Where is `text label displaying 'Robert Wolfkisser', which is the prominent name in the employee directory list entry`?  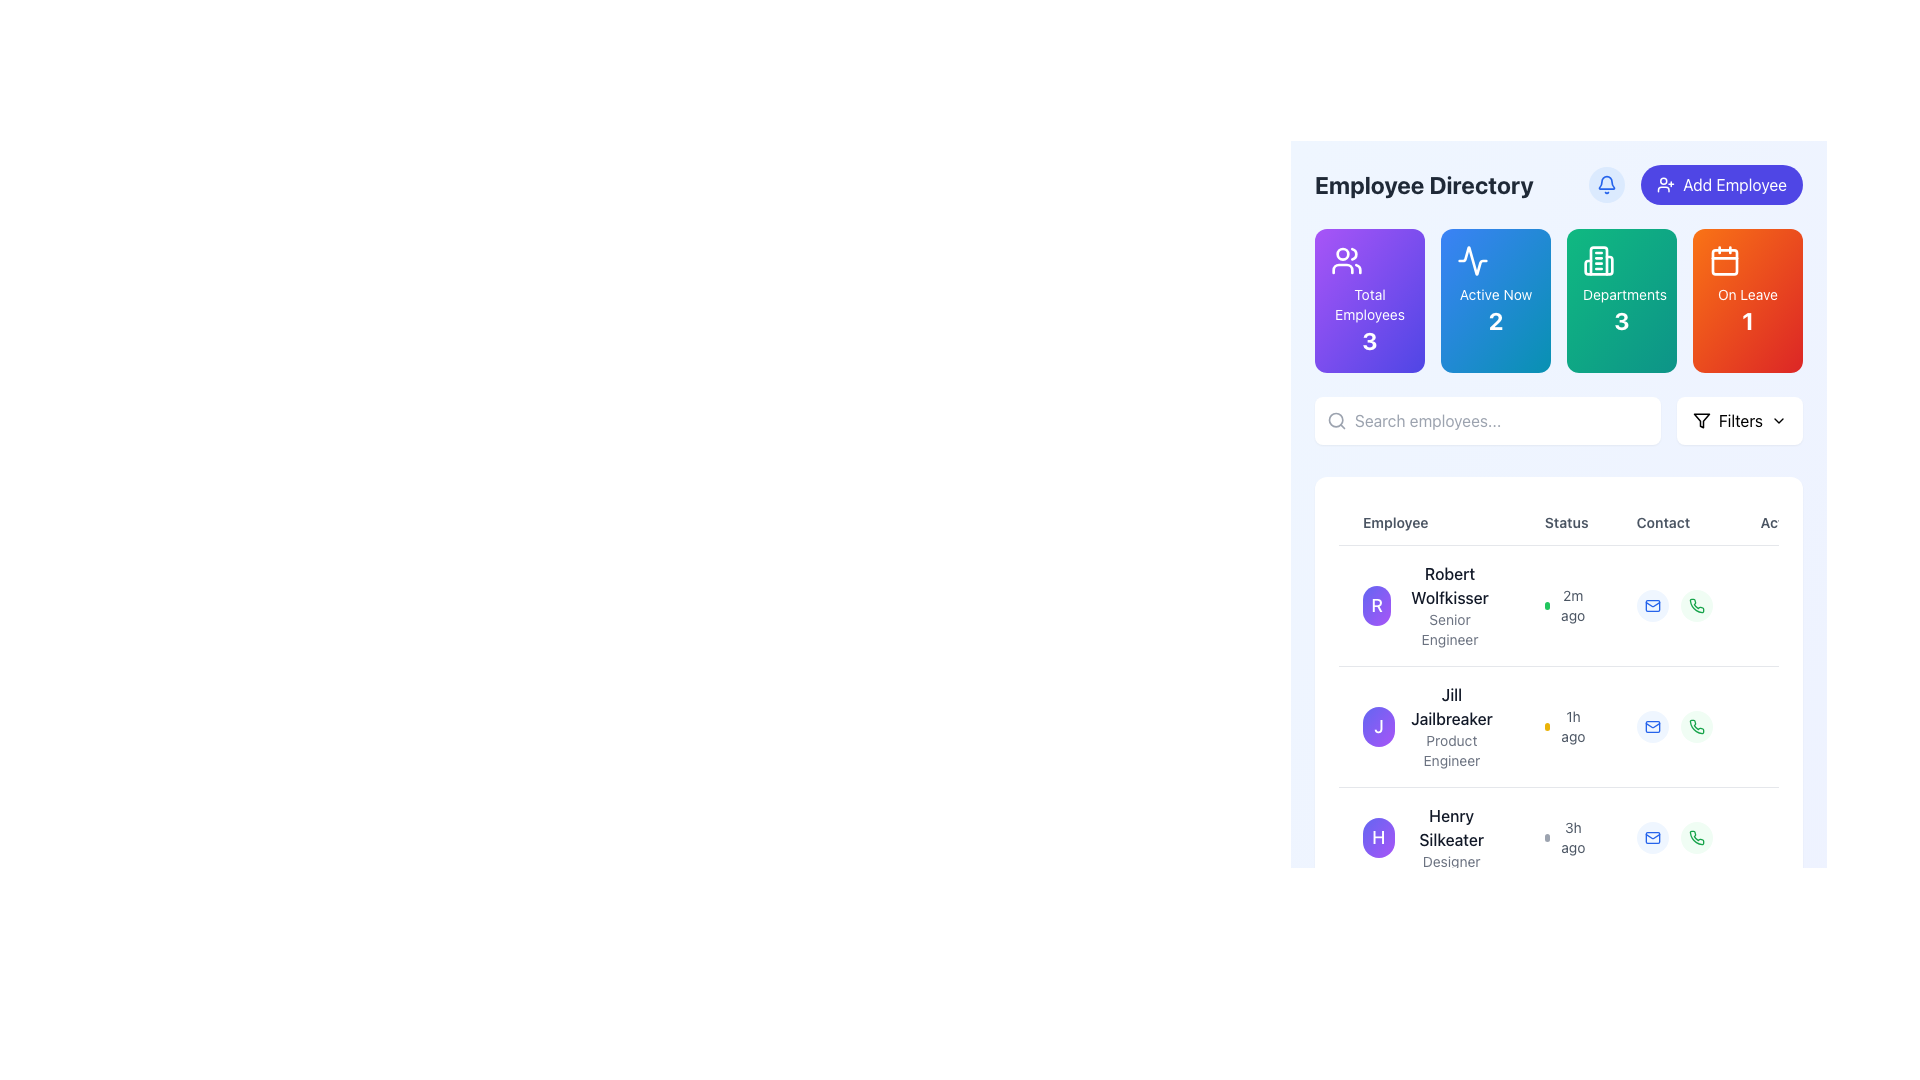
text label displaying 'Robert Wolfkisser', which is the prominent name in the employee directory list entry is located at coordinates (1449, 585).